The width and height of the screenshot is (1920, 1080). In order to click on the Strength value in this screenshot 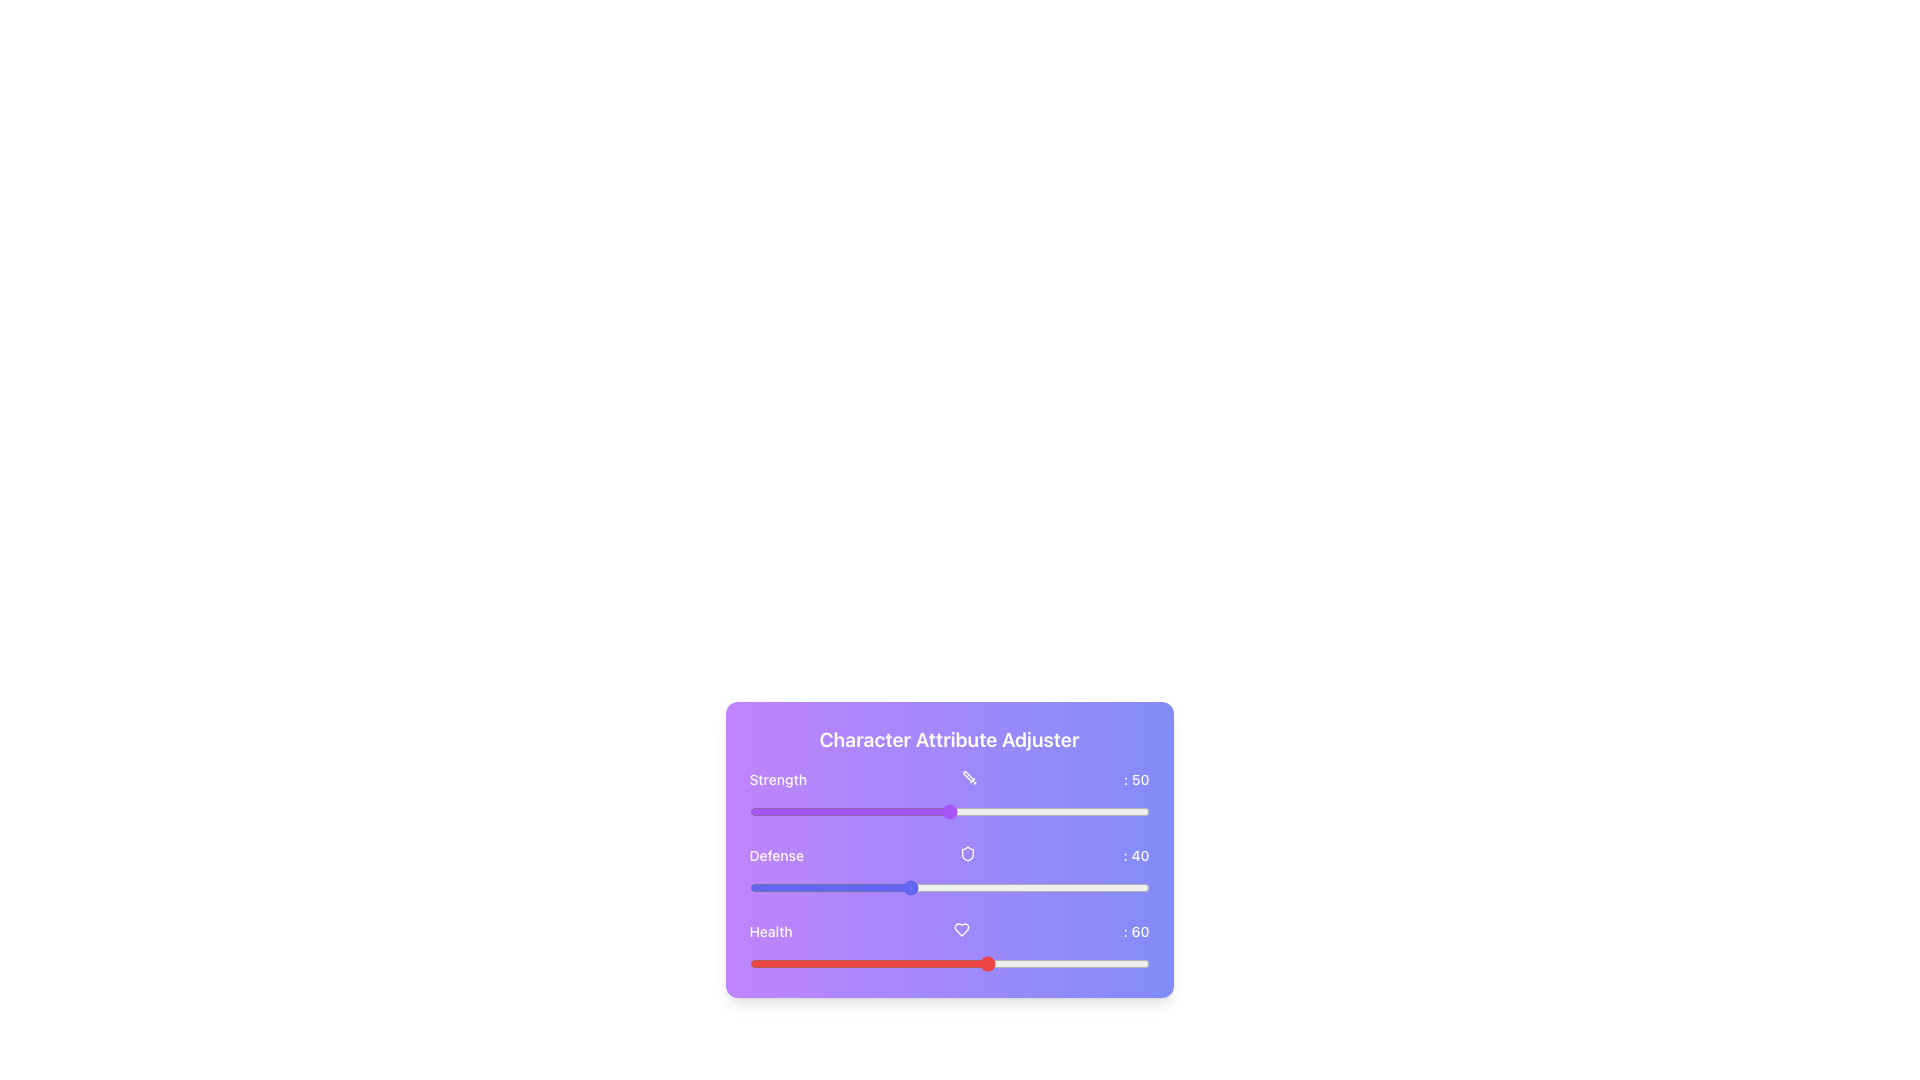, I will do `click(1125, 812)`.